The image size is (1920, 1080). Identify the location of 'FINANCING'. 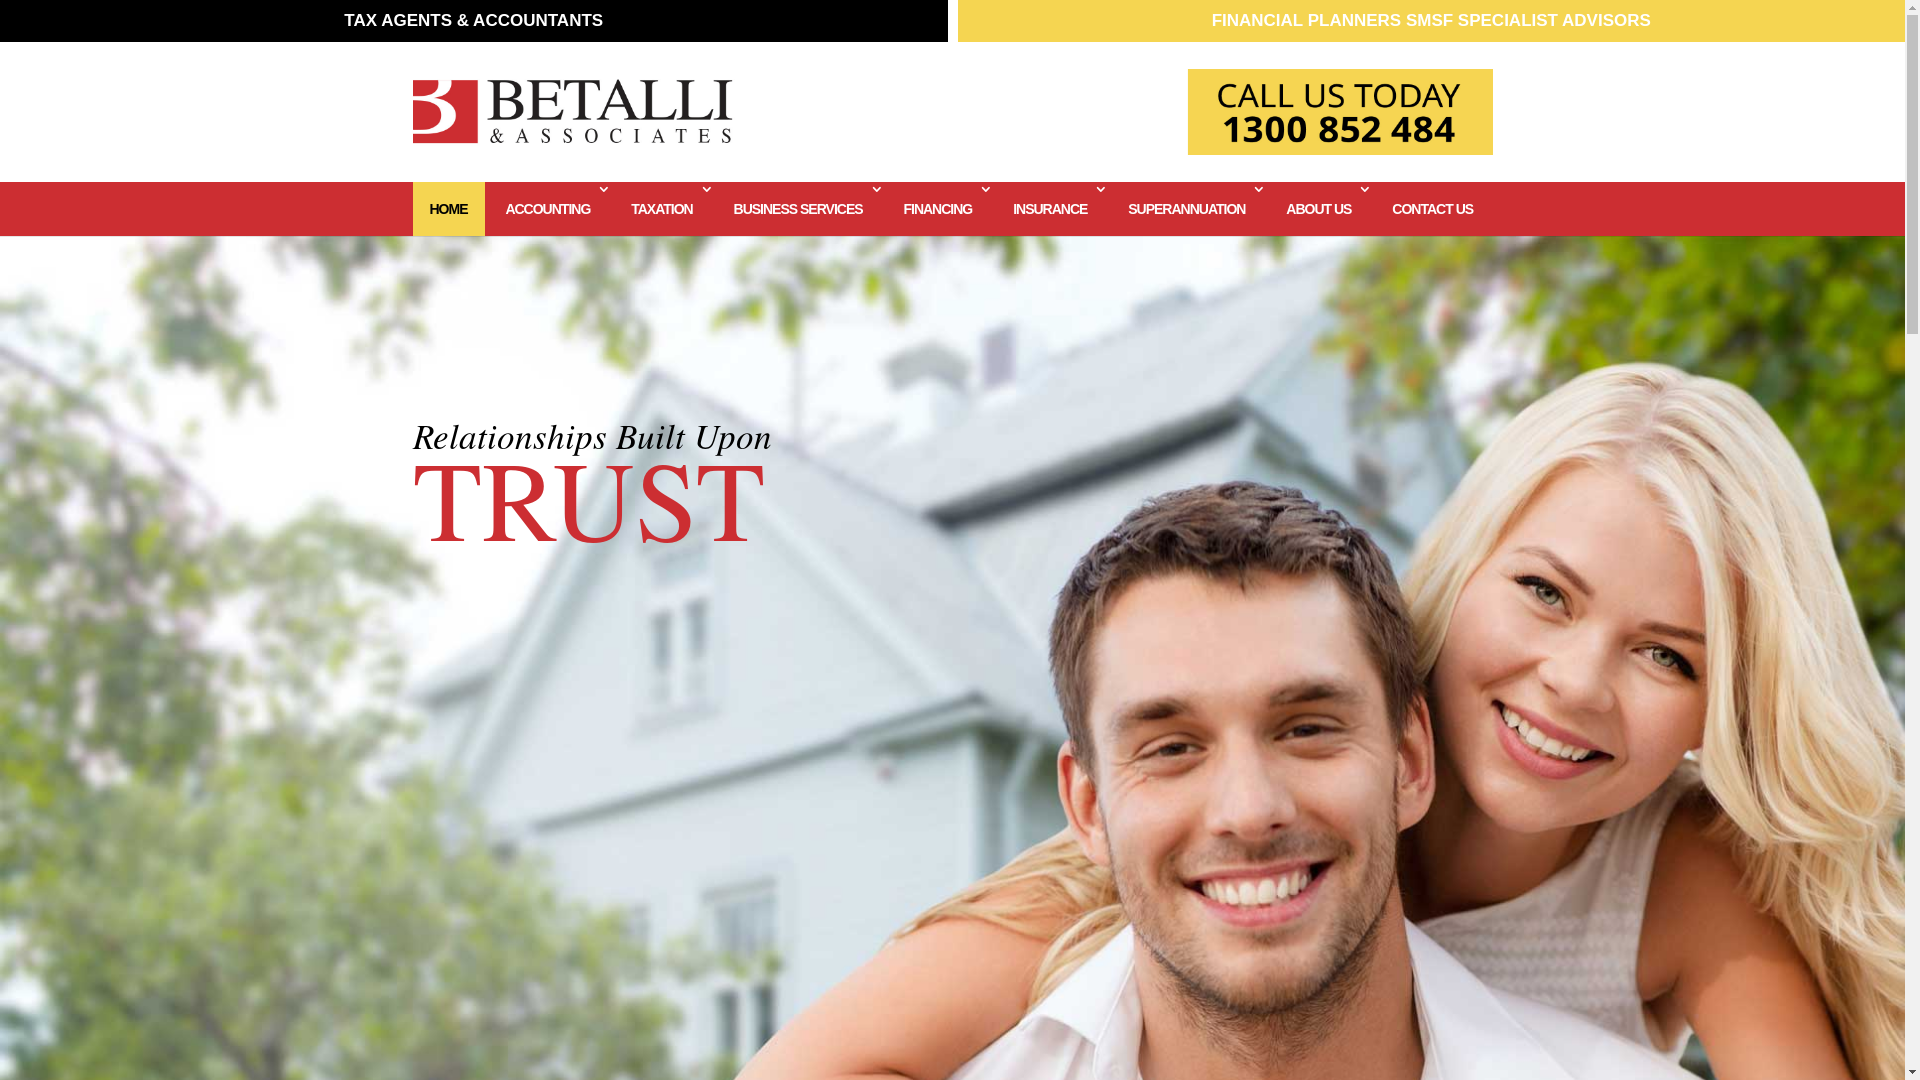
(938, 208).